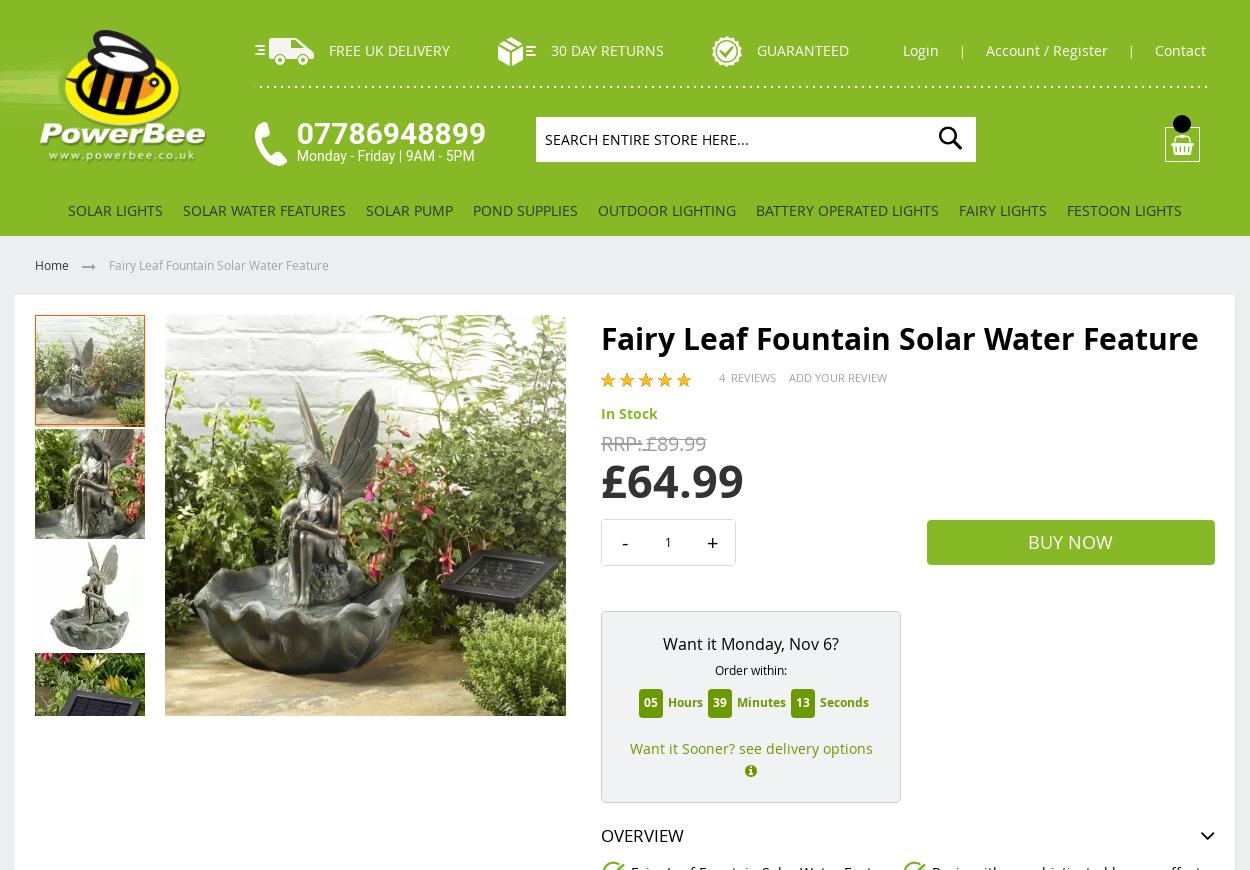  Describe the element at coordinates (1182, 49) in the screenshot. I see `'Contact'` at that location.